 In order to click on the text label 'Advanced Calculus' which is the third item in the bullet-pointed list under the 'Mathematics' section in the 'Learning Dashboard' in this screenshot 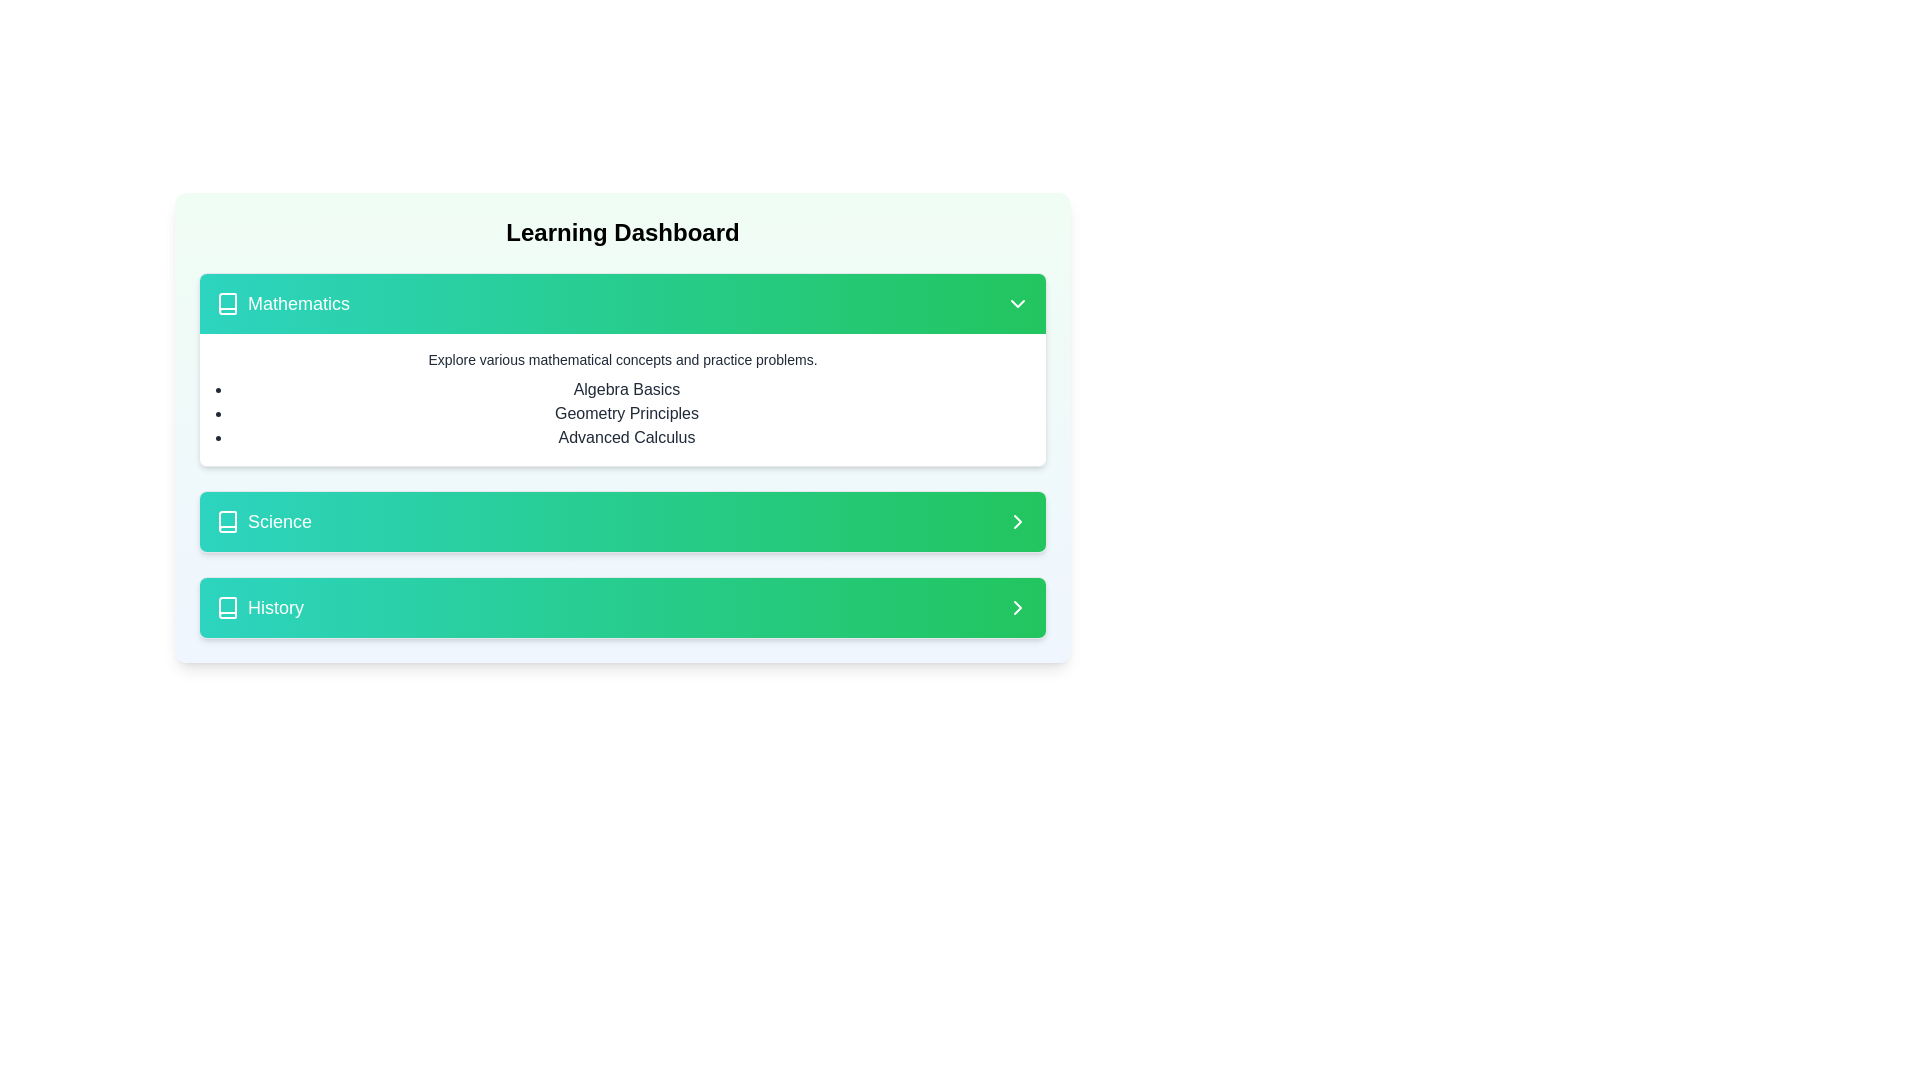, I will do `click(626, 437)`.